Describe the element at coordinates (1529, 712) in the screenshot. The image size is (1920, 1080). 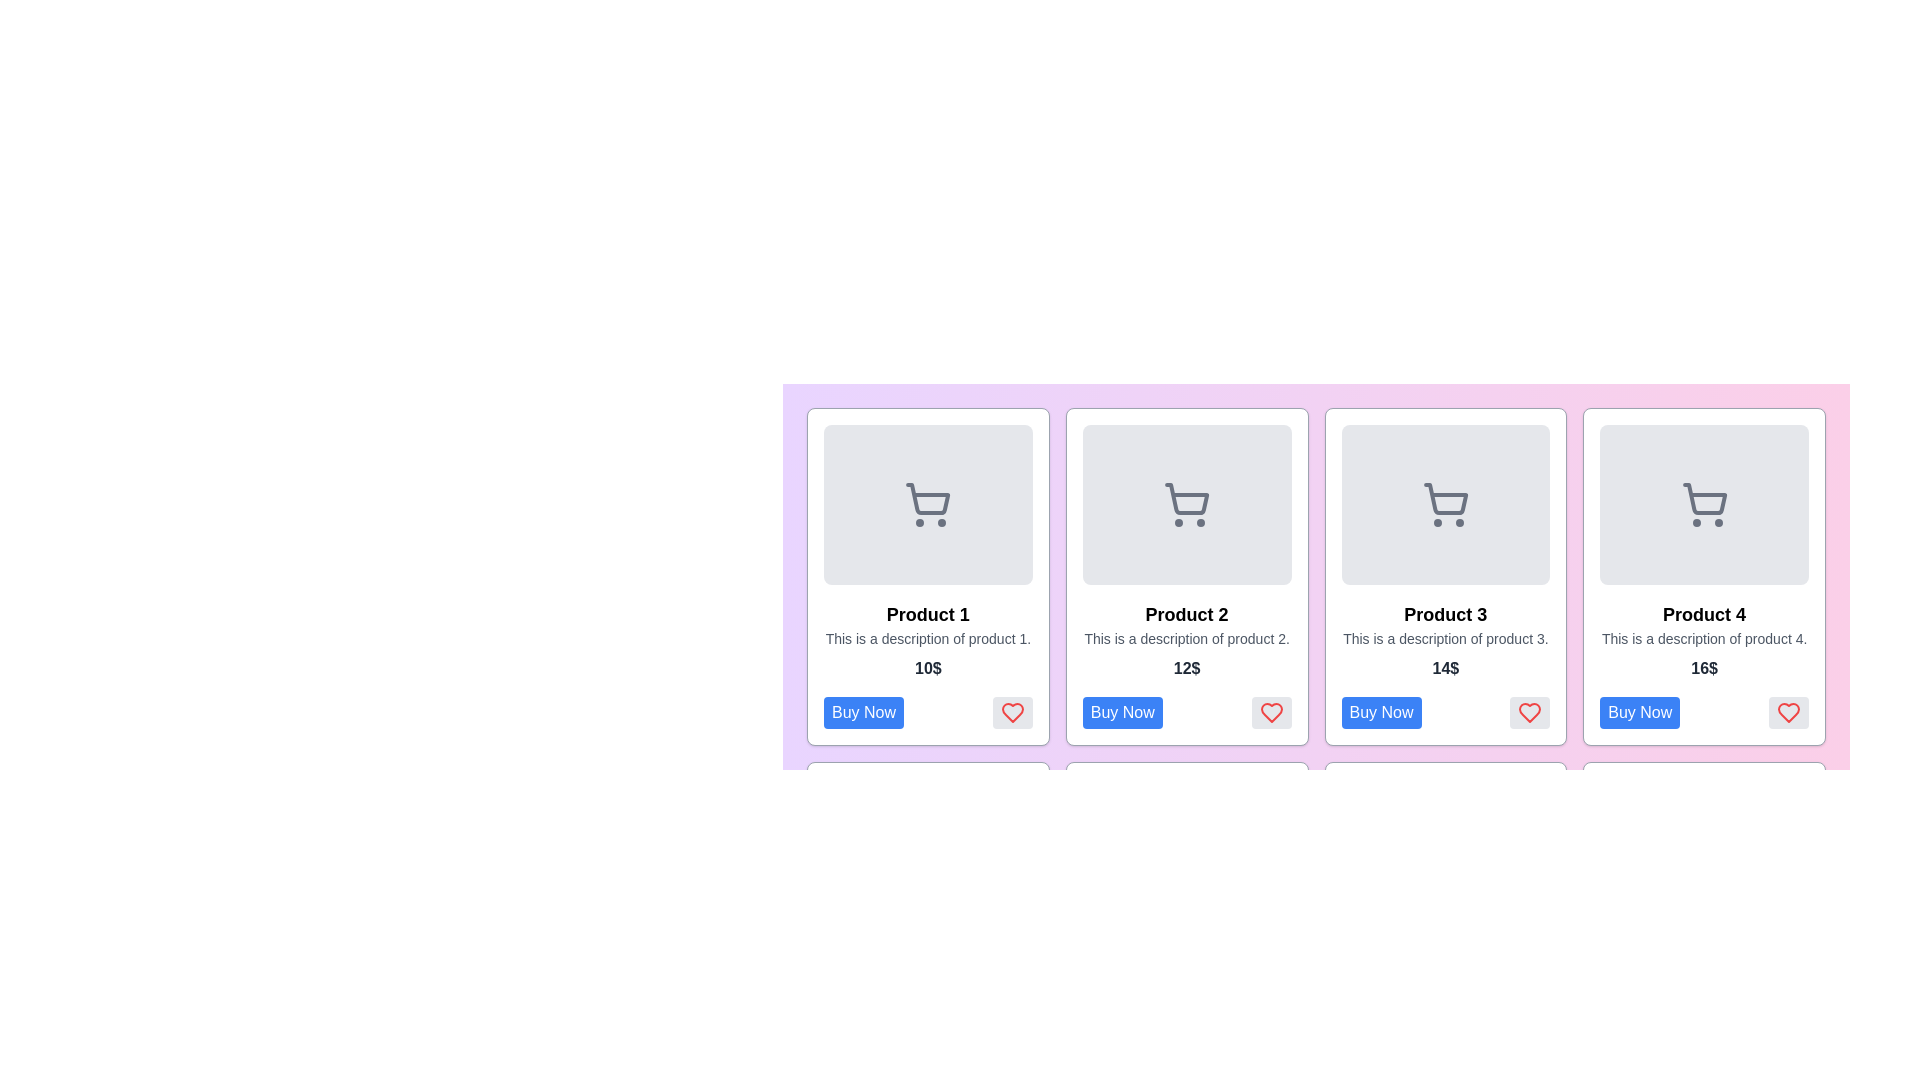
I see `the heart icon in the 'Product 3' card to favorite the item` at that location.